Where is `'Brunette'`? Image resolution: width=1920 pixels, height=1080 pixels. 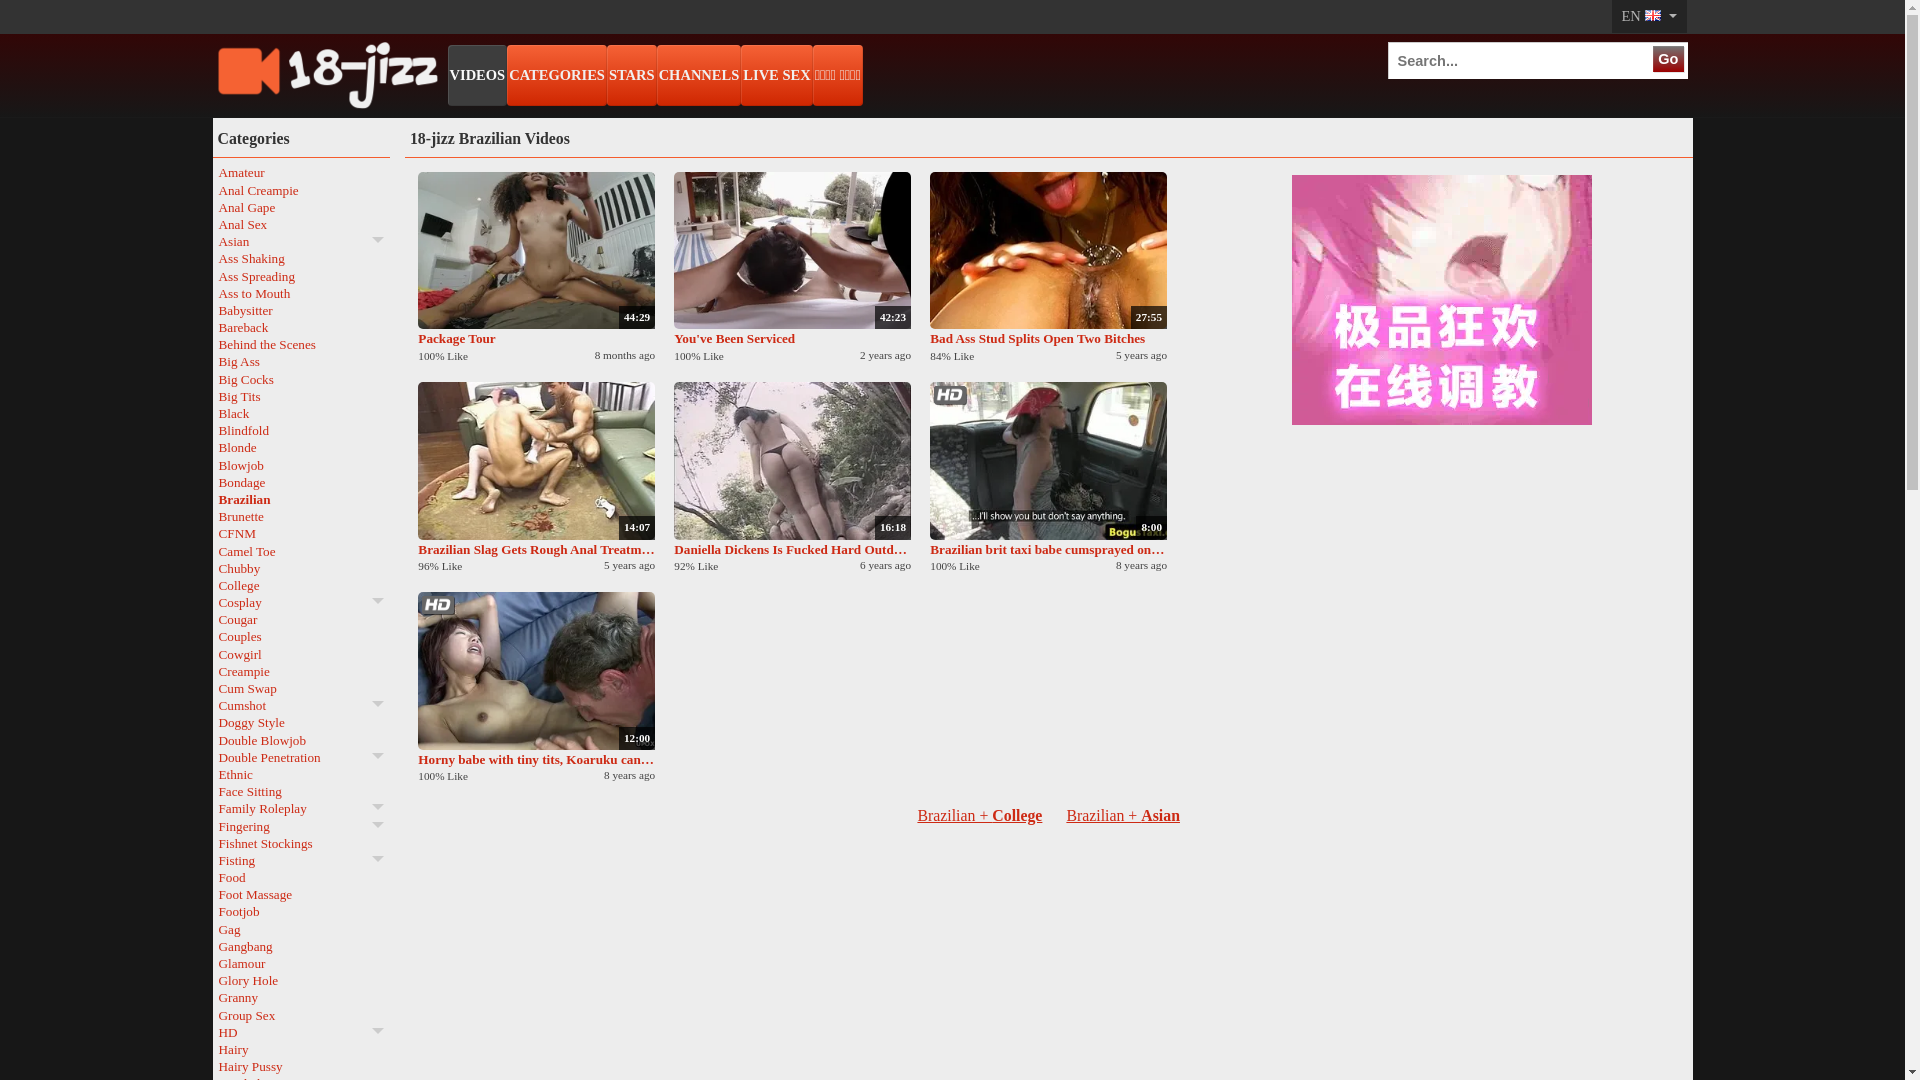 'Brunette' is located at coordinates (217, 515).